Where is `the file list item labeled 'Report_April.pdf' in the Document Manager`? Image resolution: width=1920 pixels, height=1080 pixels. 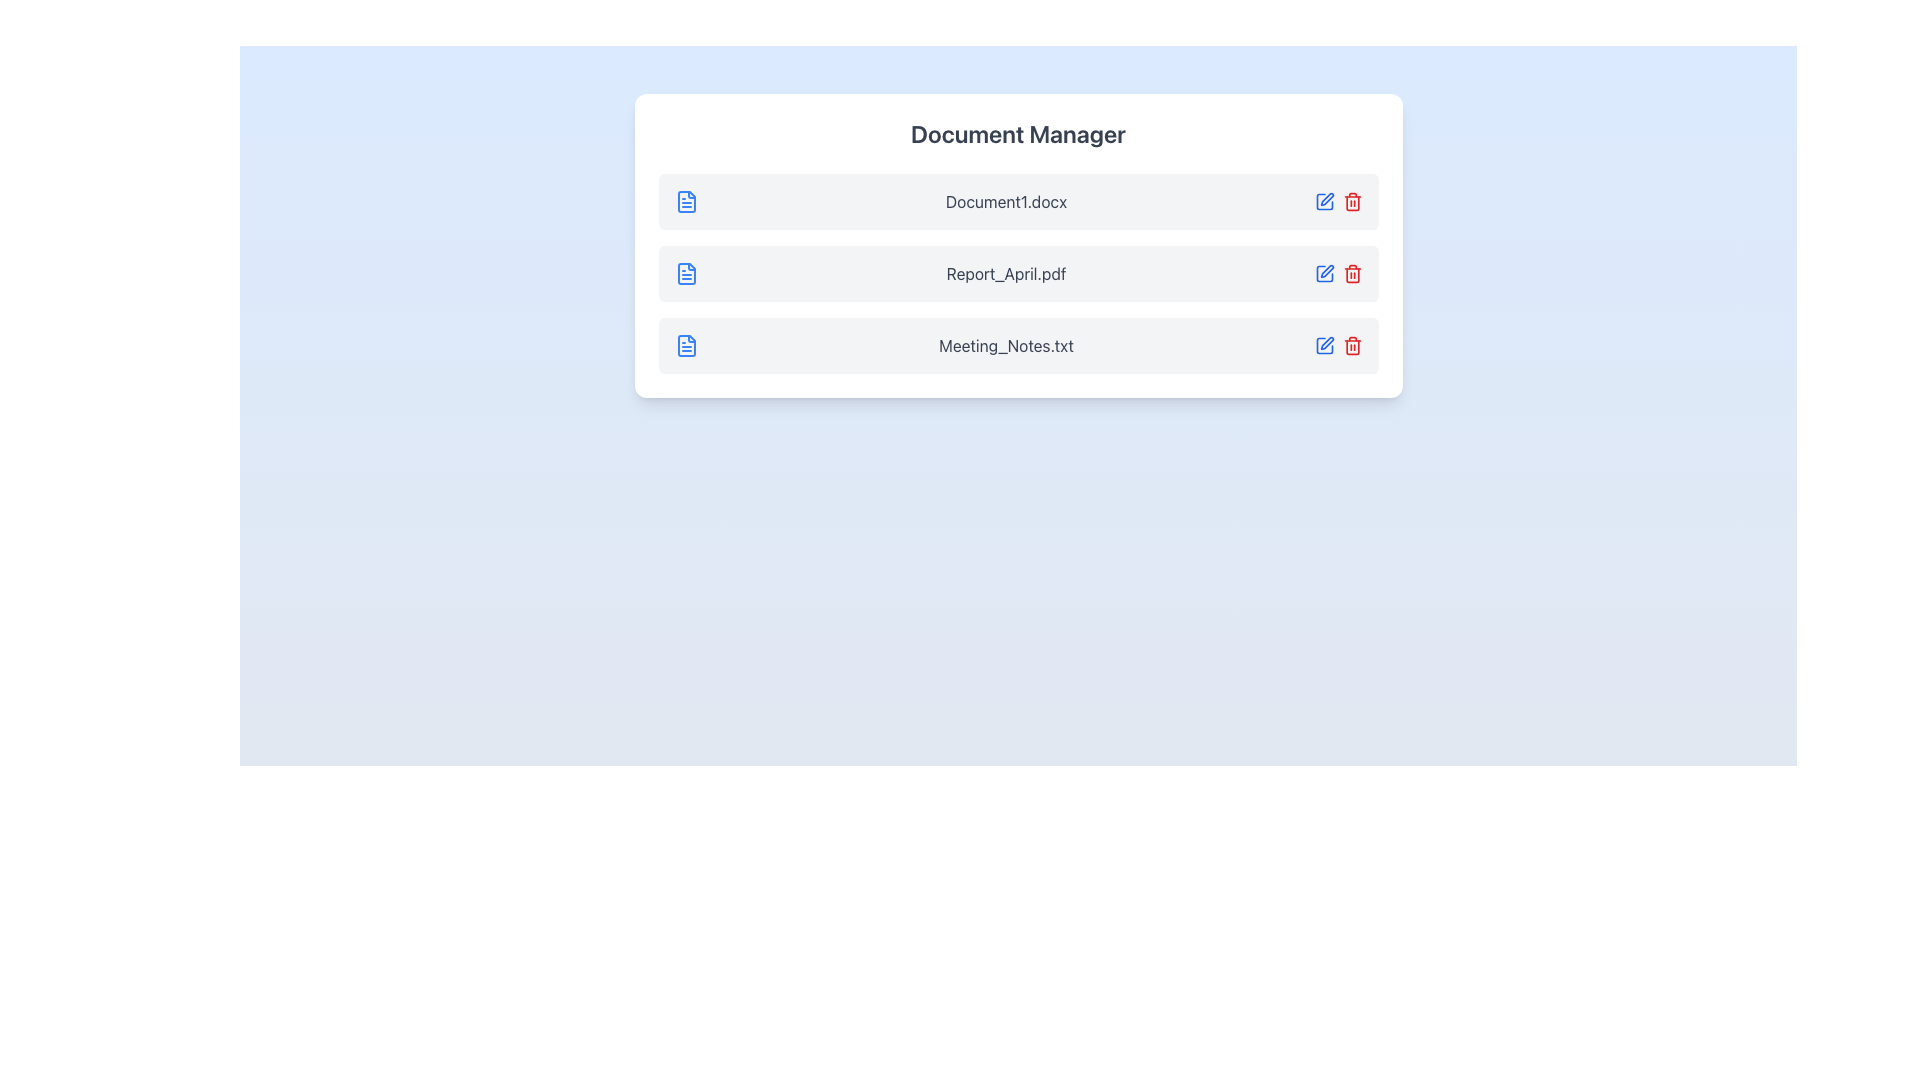
the file list item labeled 'Report_April.pdf' in the Document Manager is located at coordinates (1018, 273).